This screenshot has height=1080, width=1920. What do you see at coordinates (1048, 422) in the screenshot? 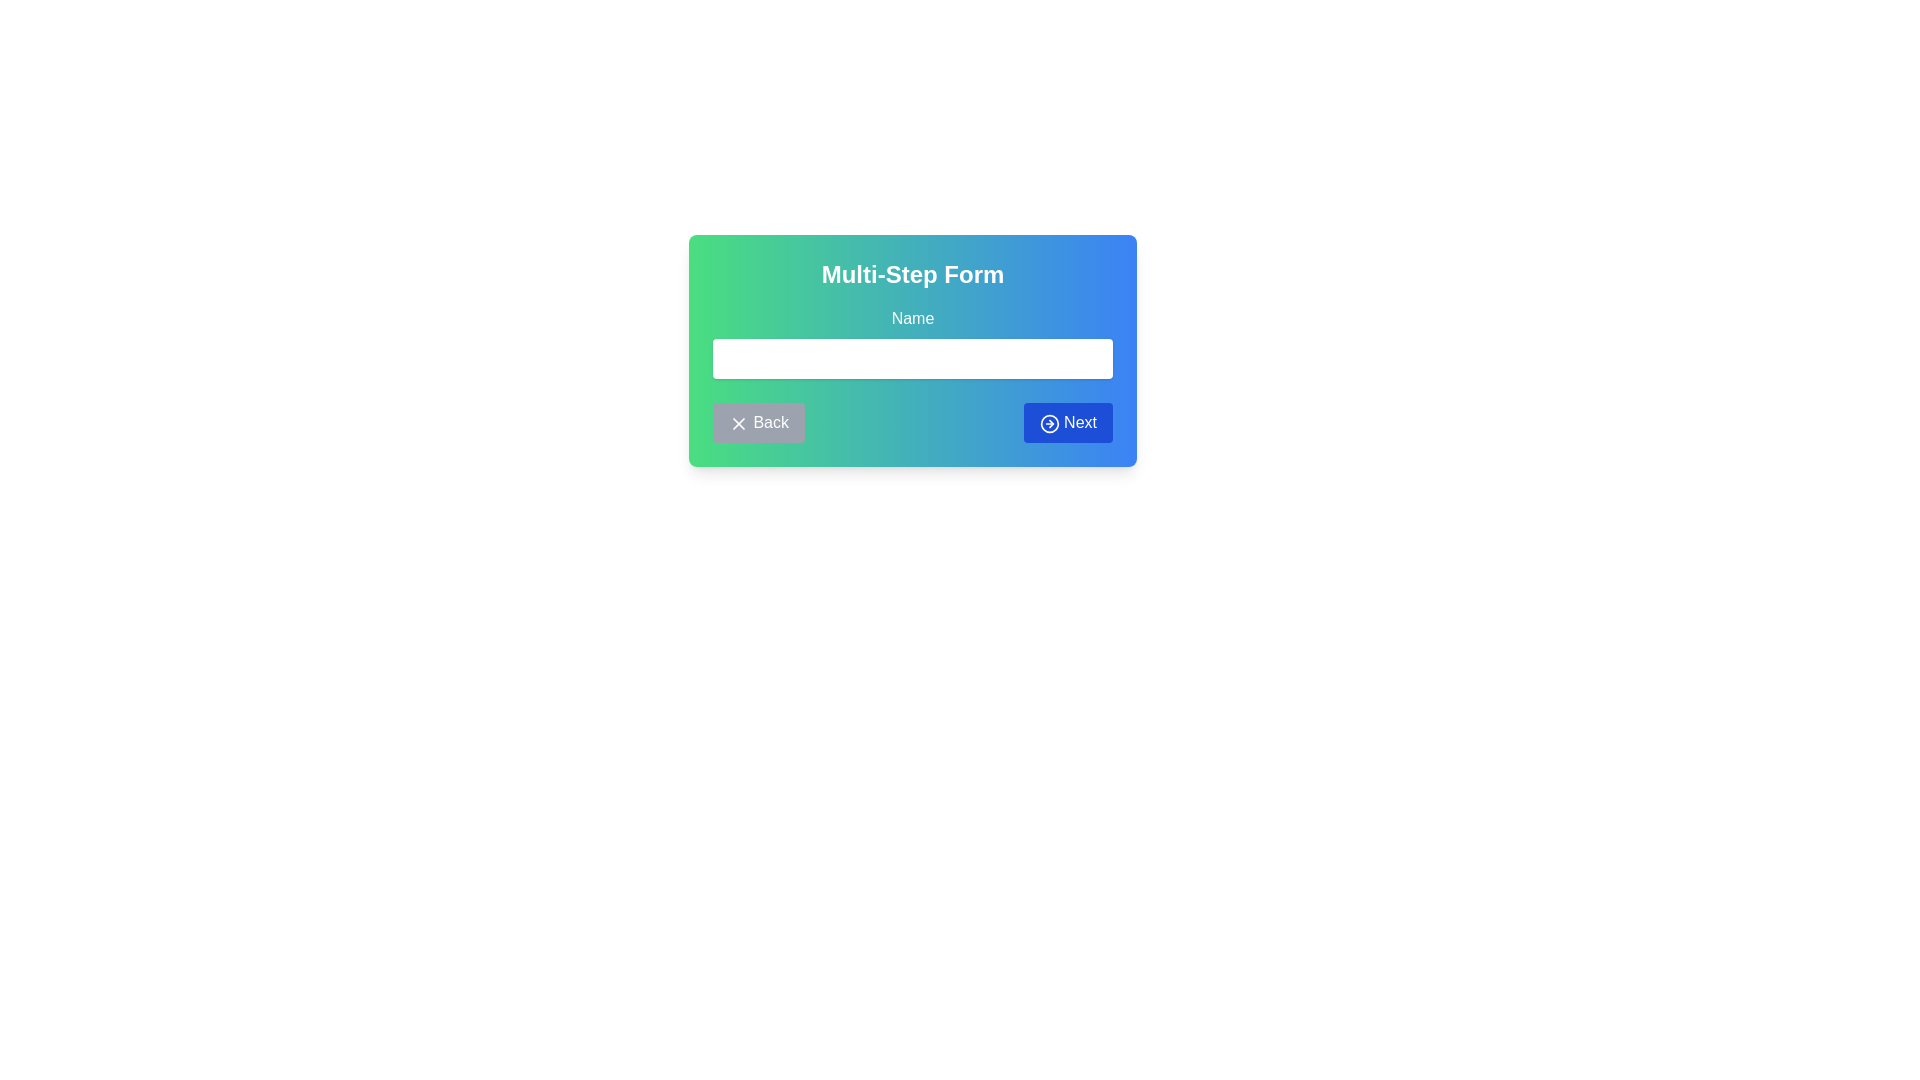
I see `the icon located inside the 'Next' button in the lower-right corner of the 'Multi-Step Form' section, which visually indicates forward navigation` at bounding box center [1048, 422].